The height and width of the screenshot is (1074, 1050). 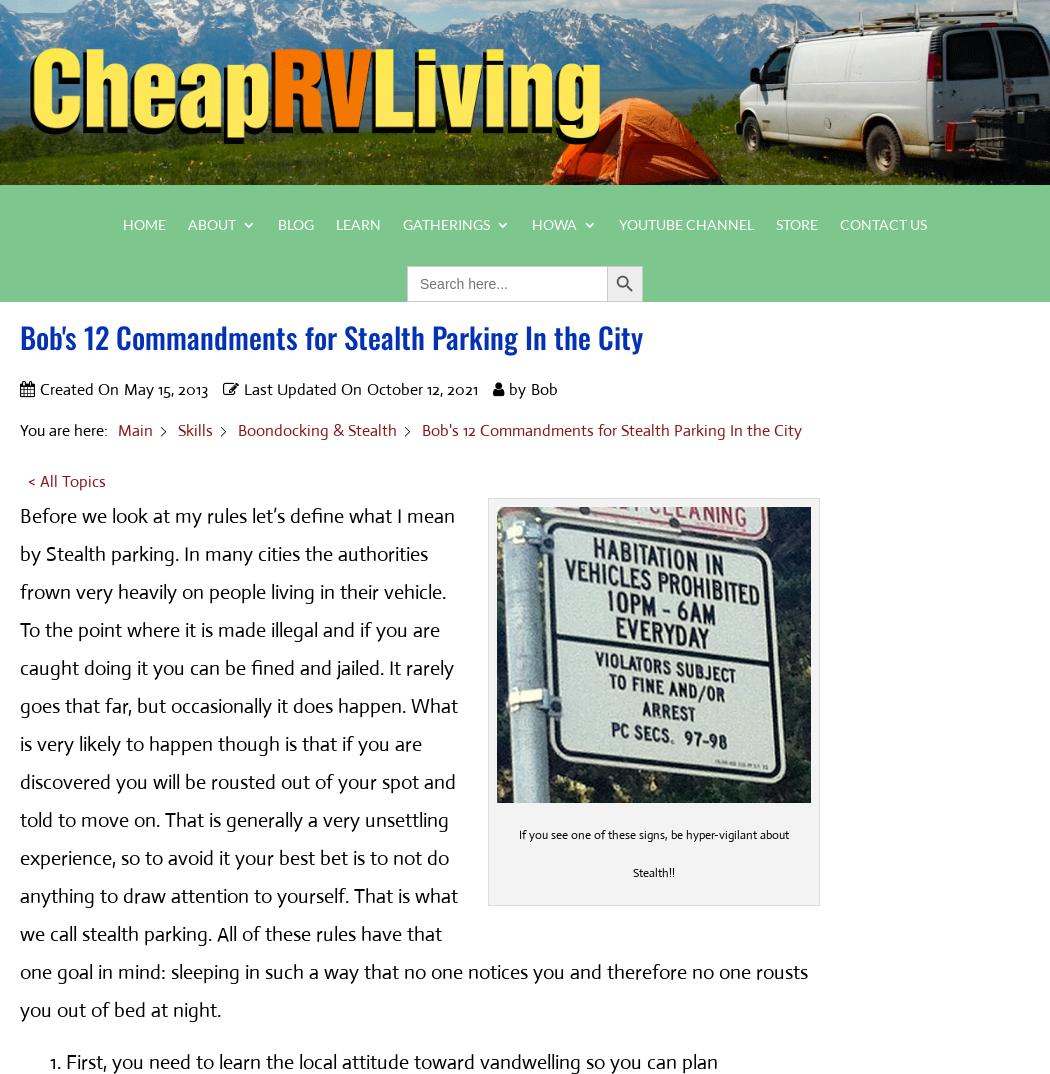 What do you see at coordinates (357, 222) in the screenshot?
I see `'Learn'` at bounding box center [357, 222].